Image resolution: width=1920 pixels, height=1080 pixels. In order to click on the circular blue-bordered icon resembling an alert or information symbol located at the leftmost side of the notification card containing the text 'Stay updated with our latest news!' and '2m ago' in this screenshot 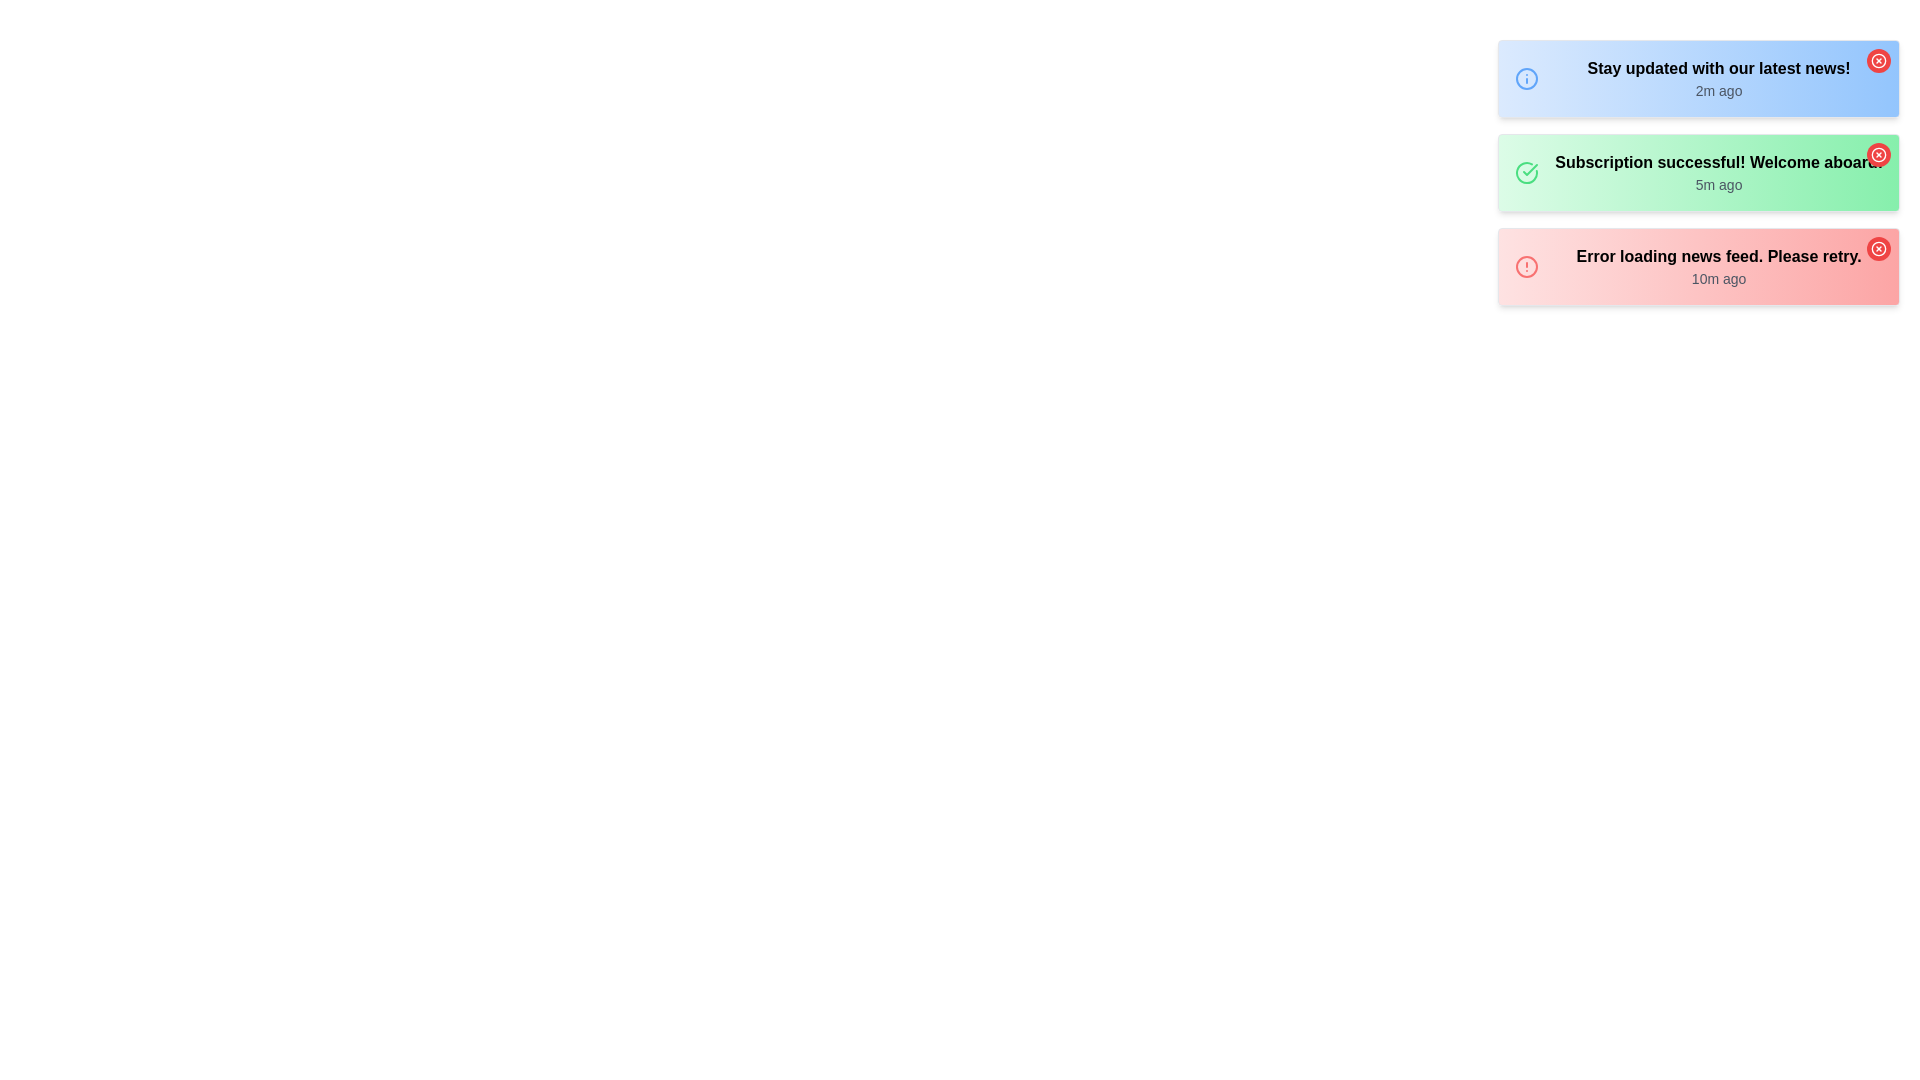, I will do `click(1526, 77)`.